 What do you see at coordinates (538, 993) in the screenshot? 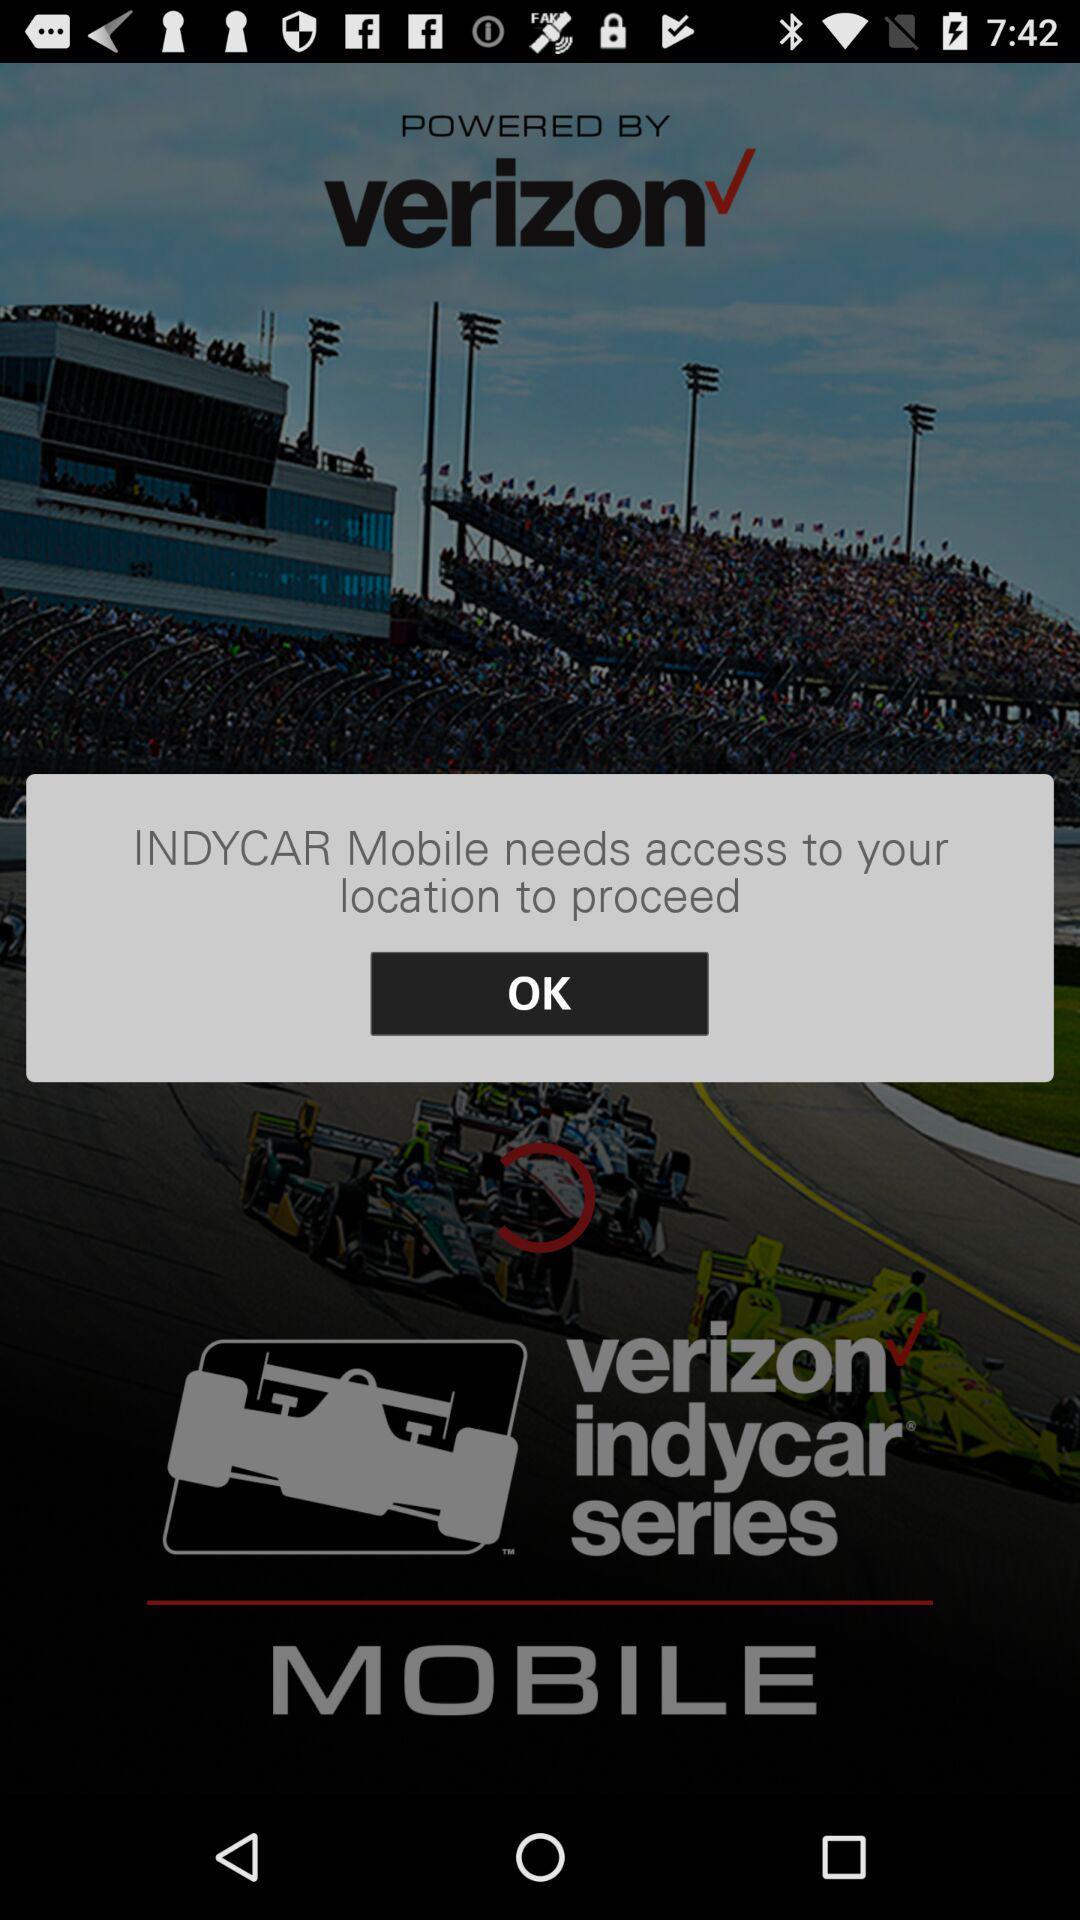
I see `the ok` at bounding box center [538, 993].